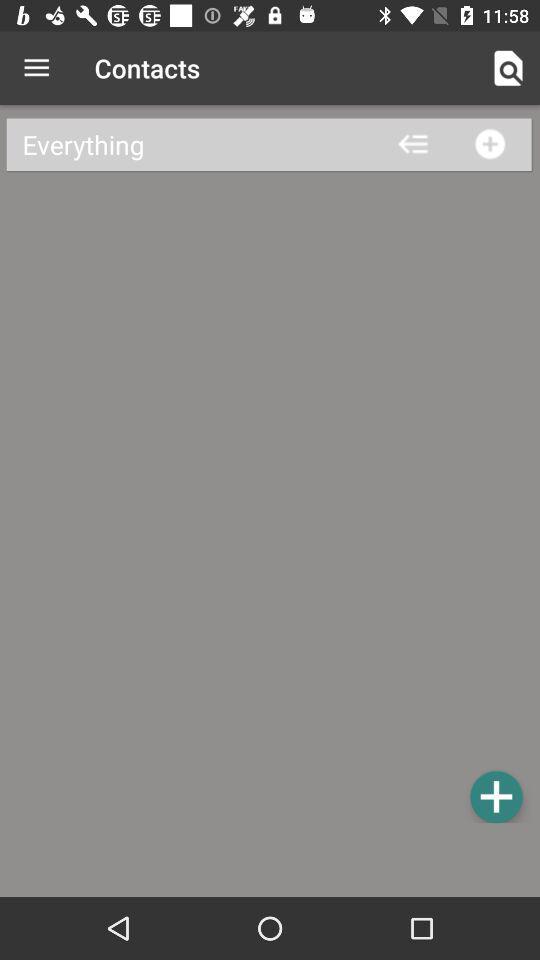 The image size is (540, 960). I want to click on the add icon, so click(489, 143).